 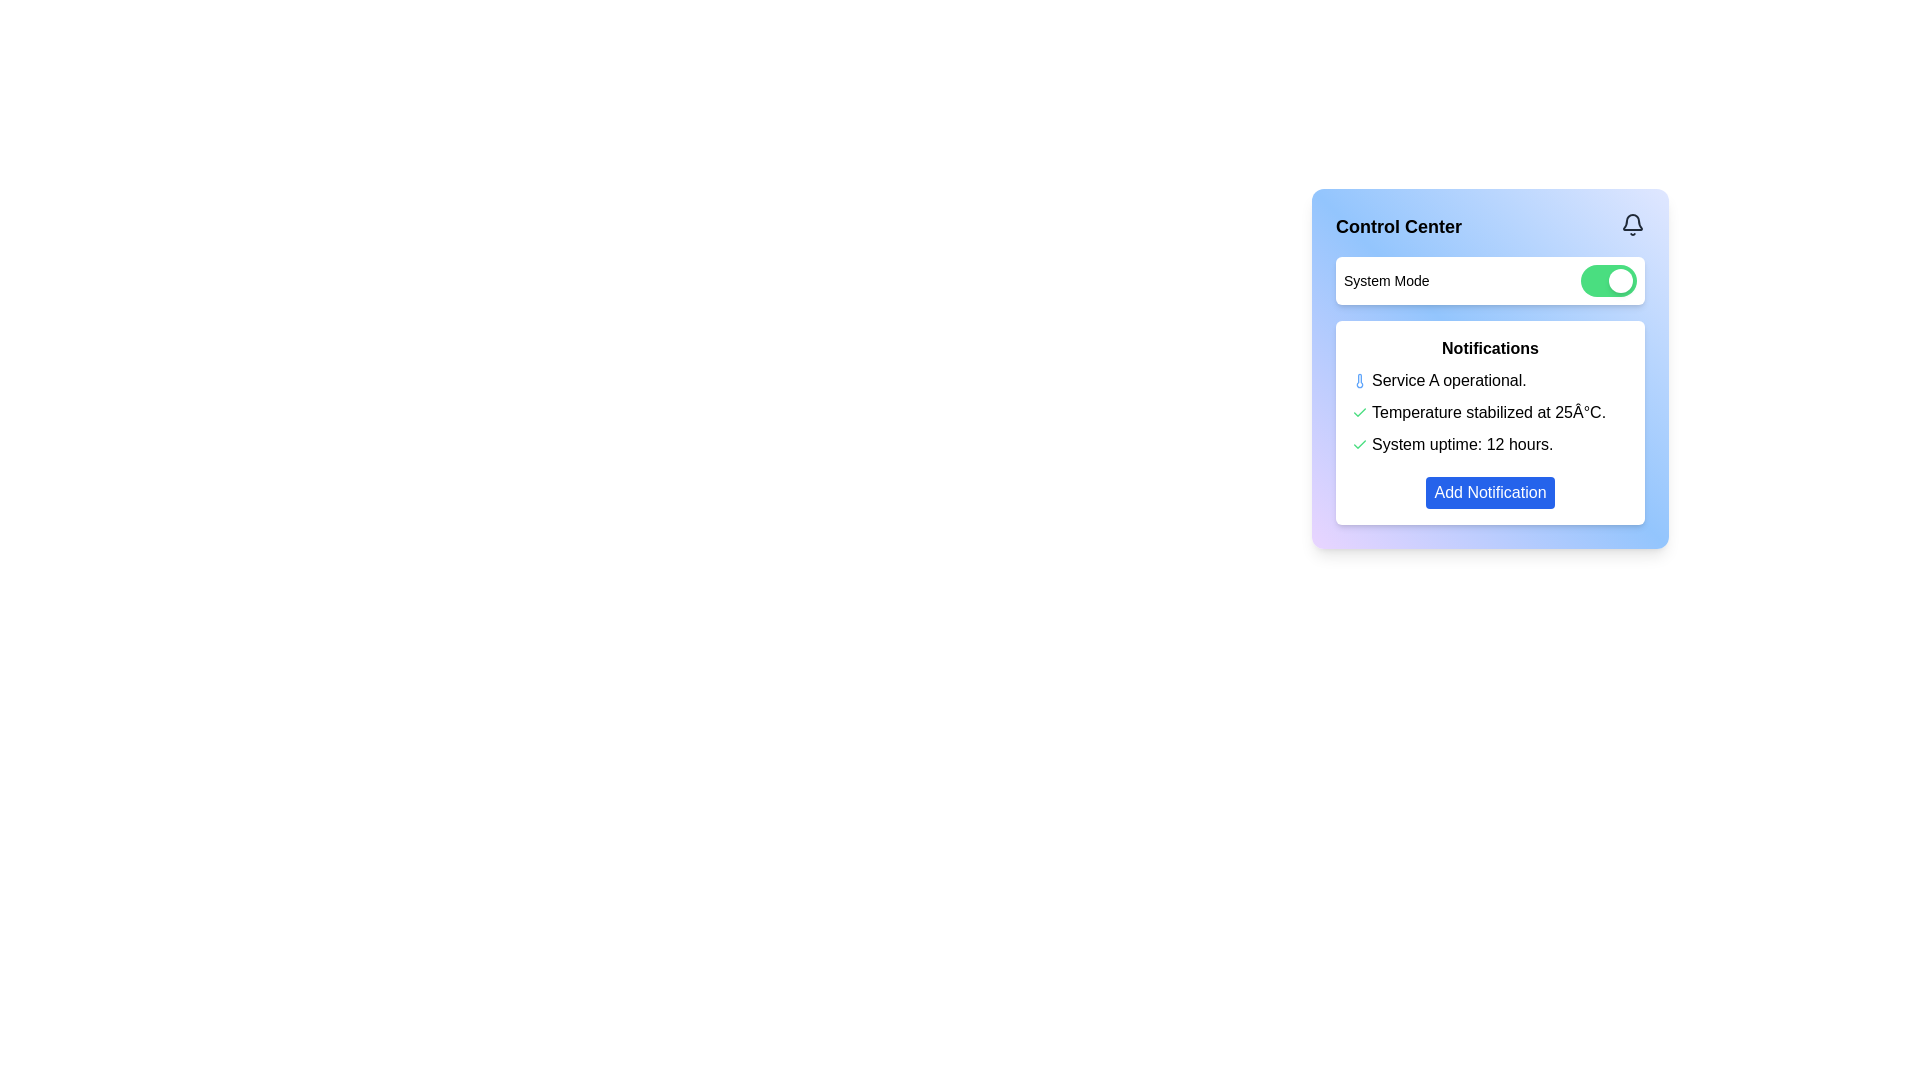 What do you see at coordinates (1490, 369) in the screenshot?
I see `content within the 'Control Center' panel, which features a gradient background, rounded corners, and includes sections for 'System Mode' toggle and 'Notifications'` at bounding box center [1490, 369].